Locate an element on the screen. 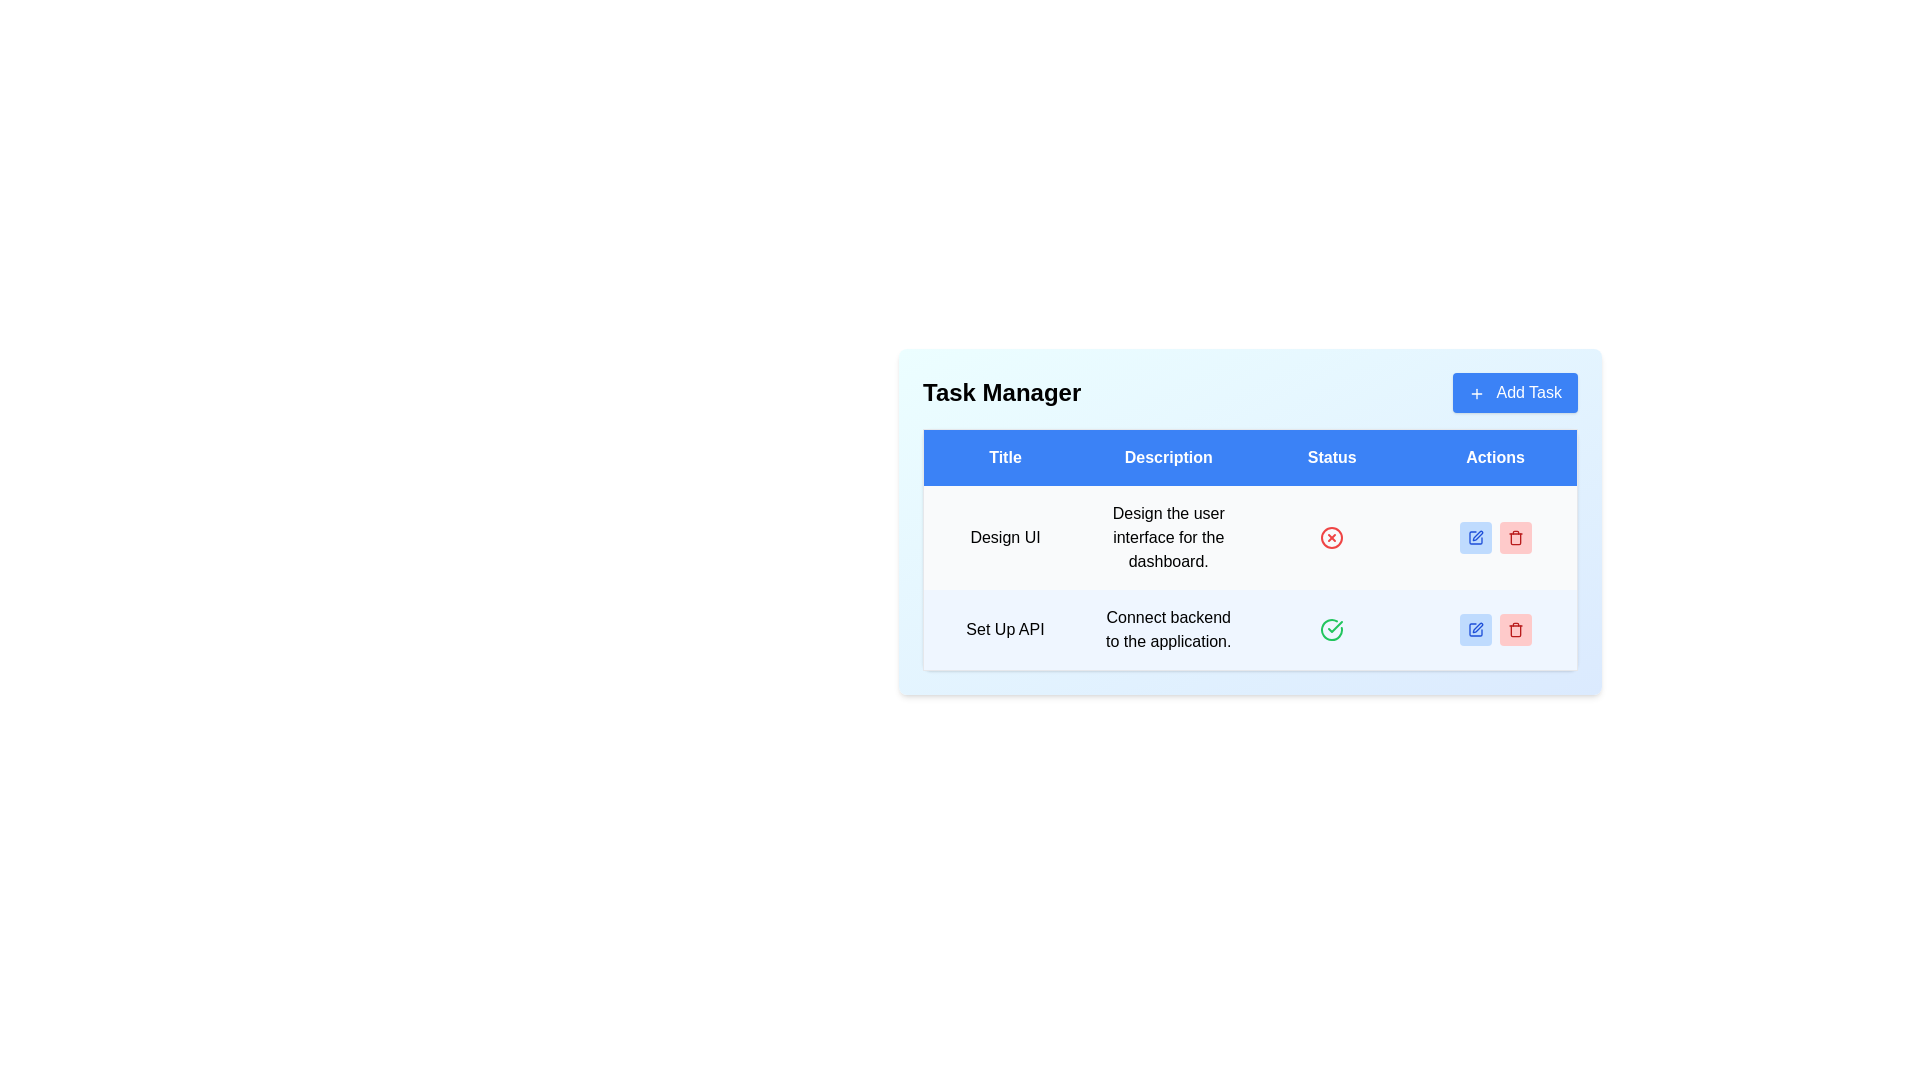 This screenshot has height=1080, width=1920. the edit button in the 'Actions' column of the second row in the table, which is indicated by a pen icon and is located to the left of a red-colored trash button is located at coordinates (1475, 628).